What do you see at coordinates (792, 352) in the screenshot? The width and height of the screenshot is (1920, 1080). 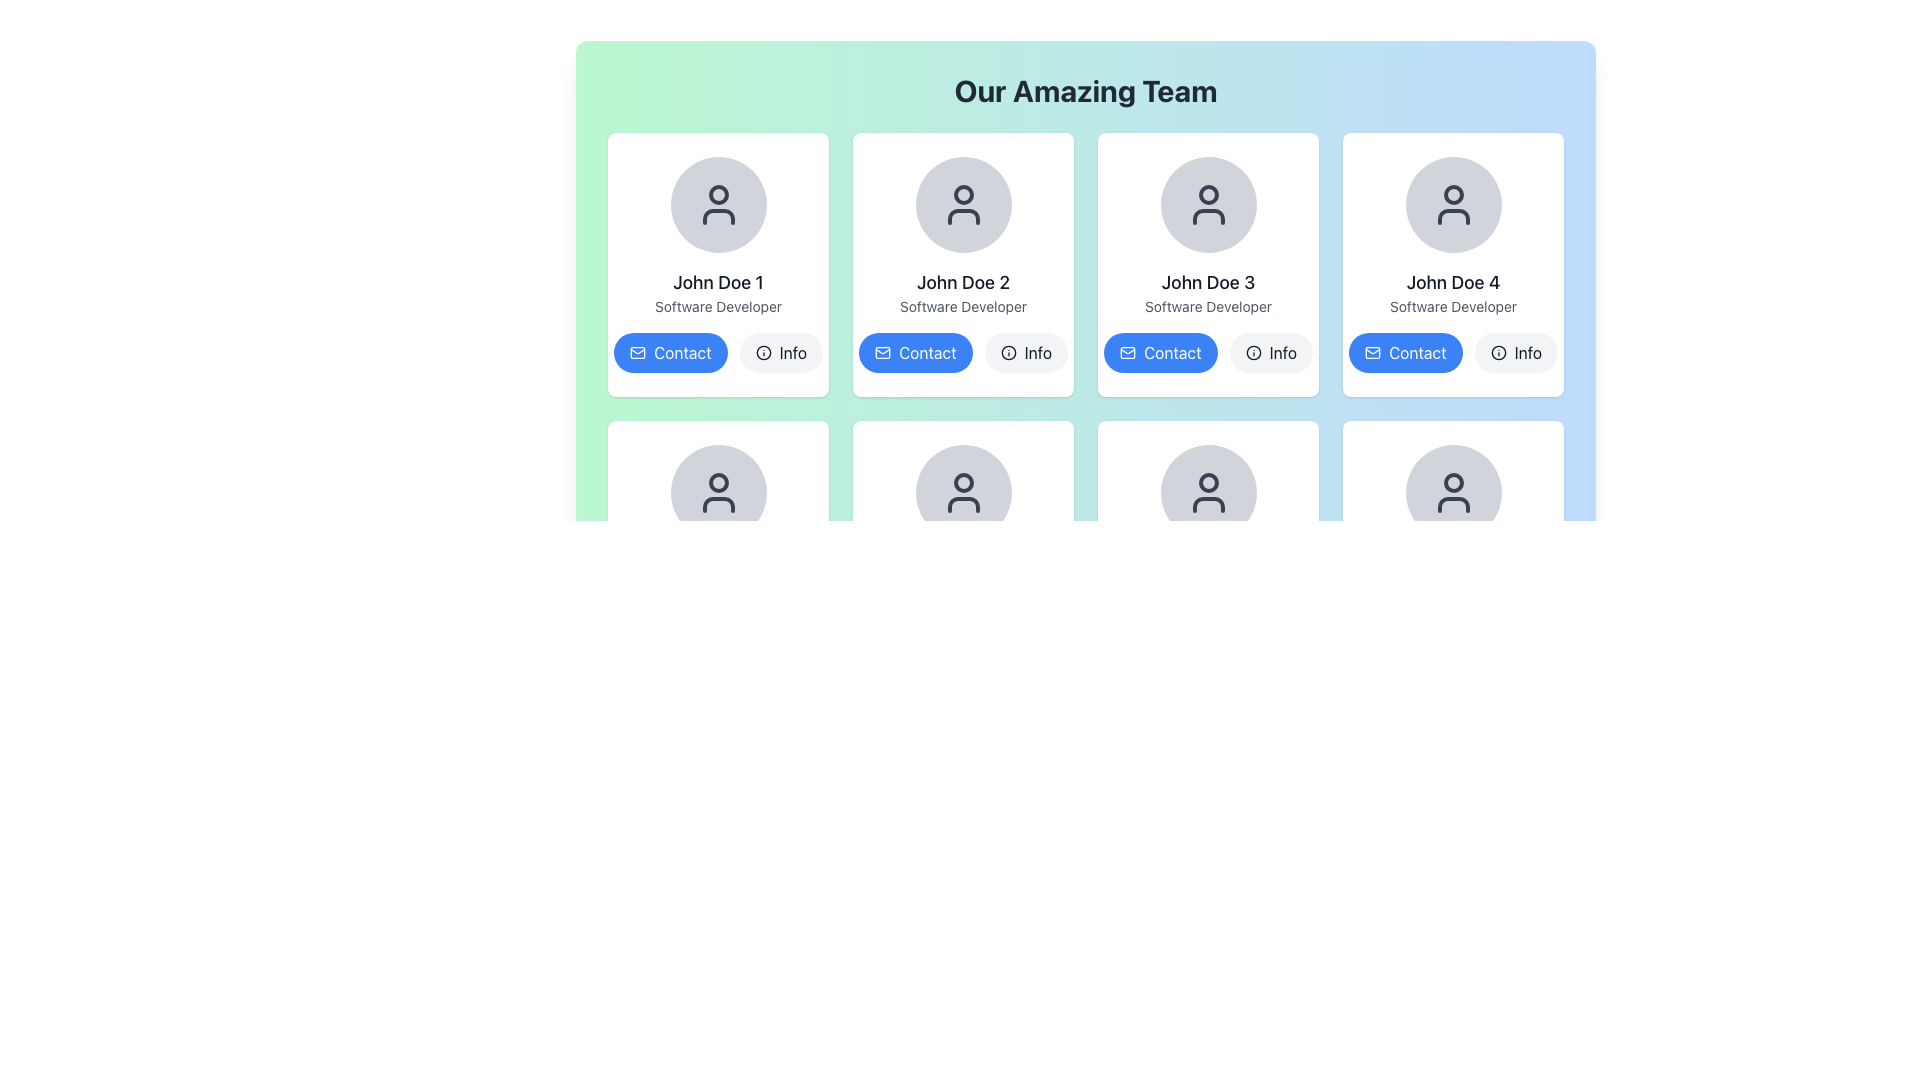 I see `the 'Info' text label inside the button located at the bottom-right corner of the user card displaying 'John Doe 1'` at bounding box center [792, 352].